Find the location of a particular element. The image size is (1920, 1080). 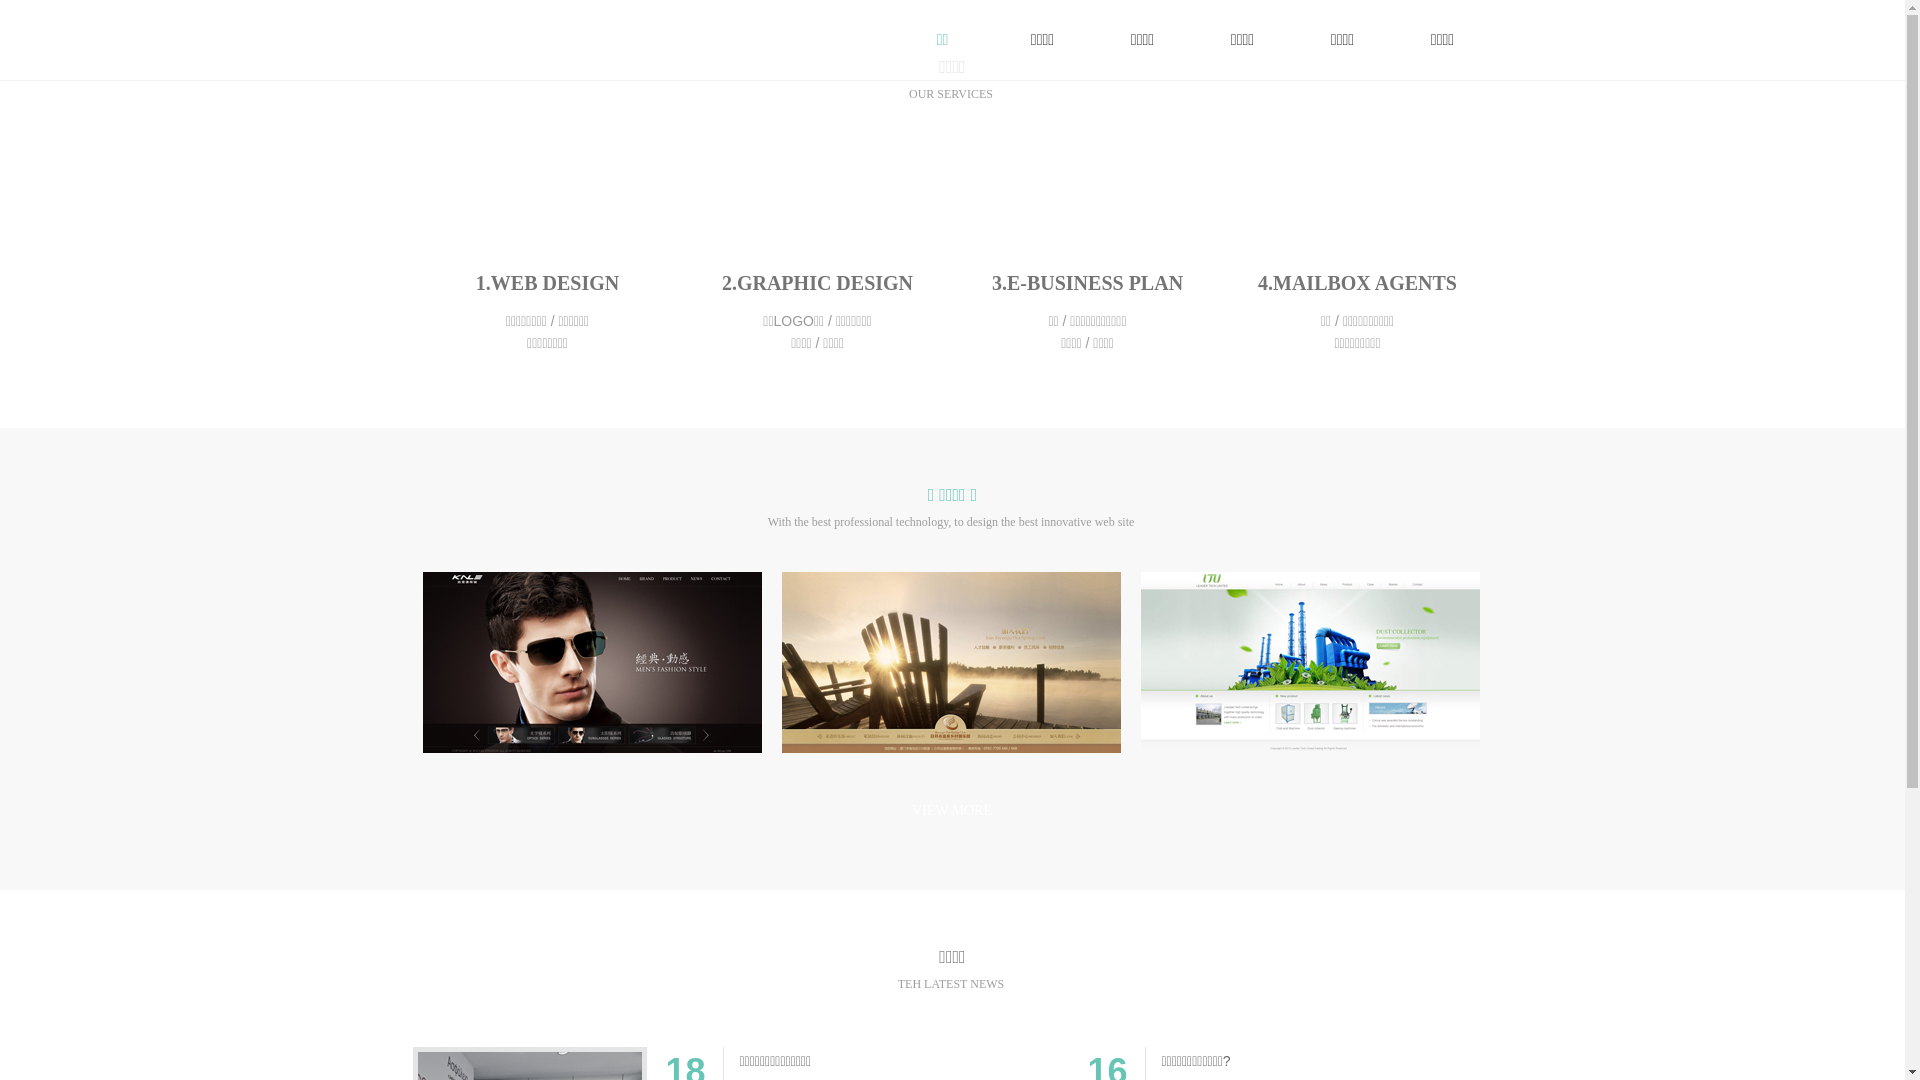

'VIEW MORE' is located at coordinates (951, 810).